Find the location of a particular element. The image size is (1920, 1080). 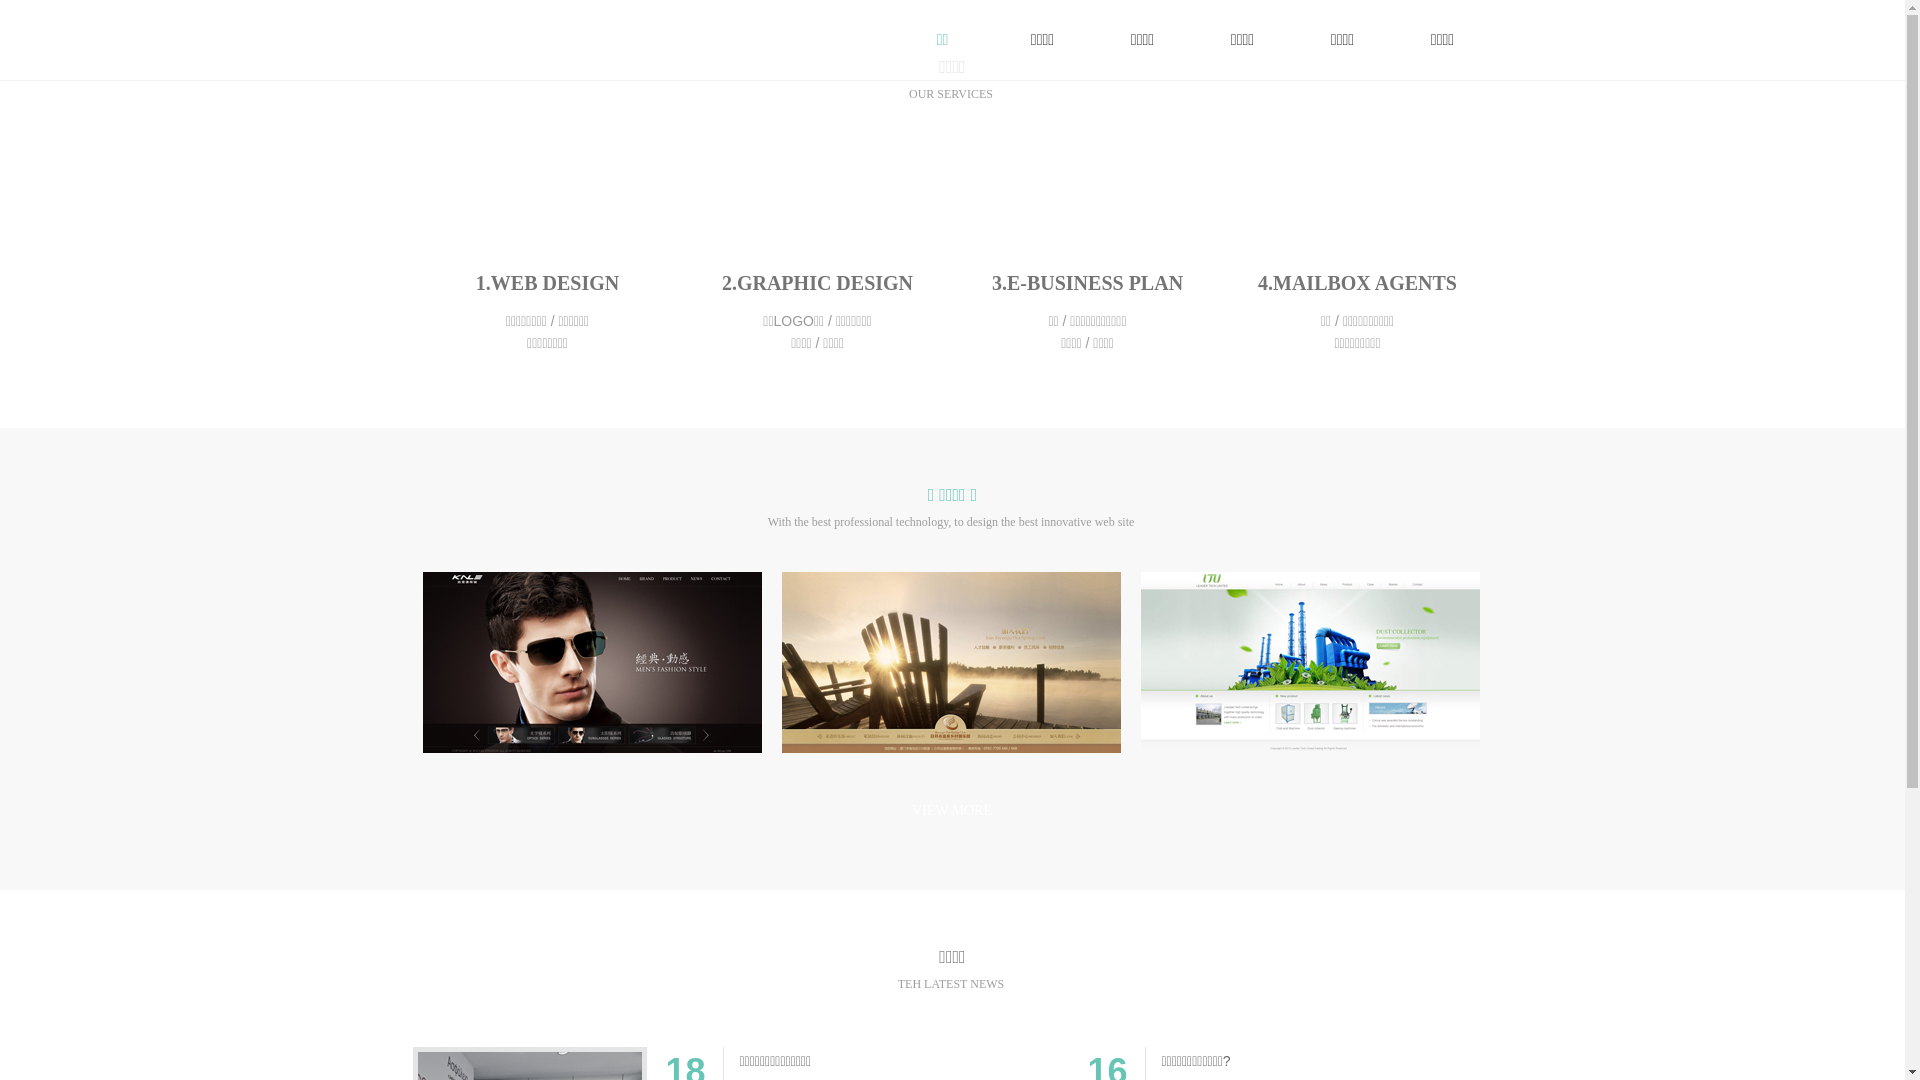

'VIEW MORE' is located at coordinates (951, 810).